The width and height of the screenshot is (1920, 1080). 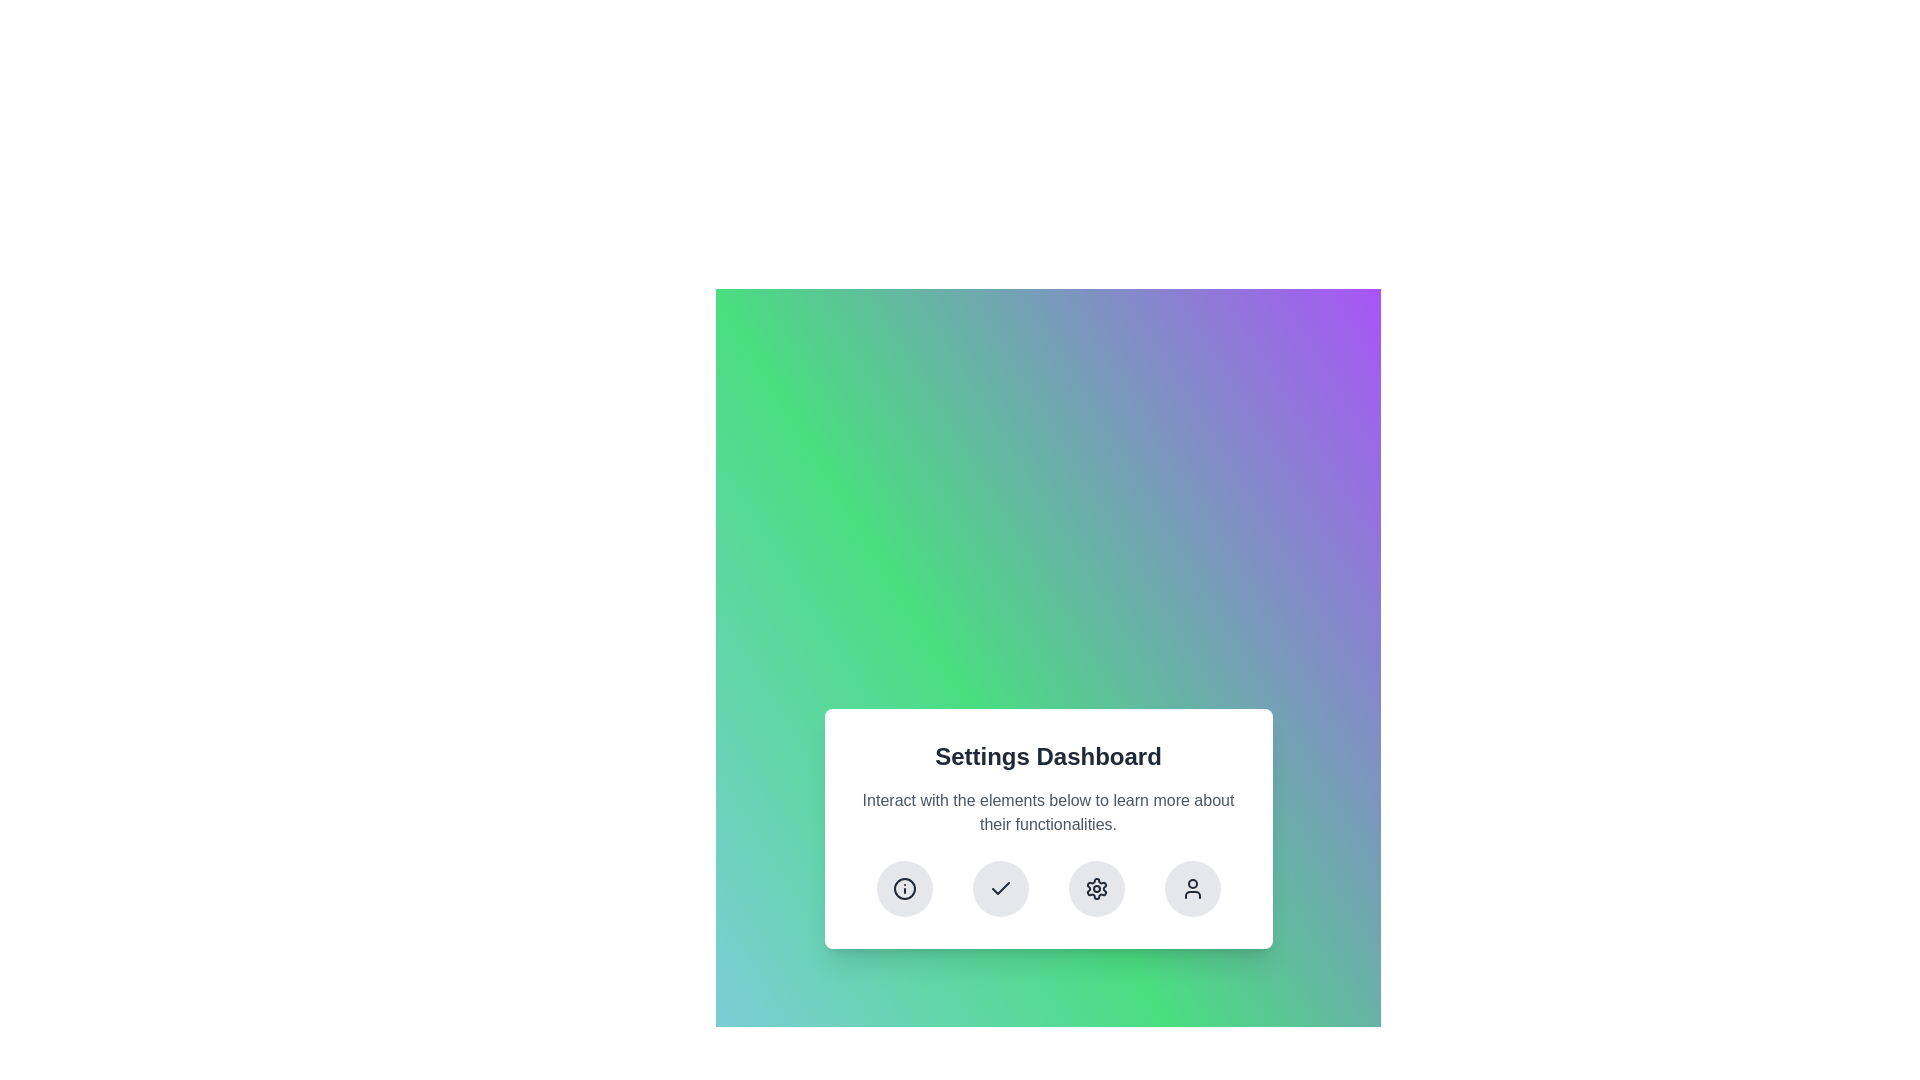 I want to click on the SVG vector graphic icon that serves as a settings access button, located in the third position from the left in a horizontal row beneath the 'Settings Dashboard' title, so click(x=1095, y=887).